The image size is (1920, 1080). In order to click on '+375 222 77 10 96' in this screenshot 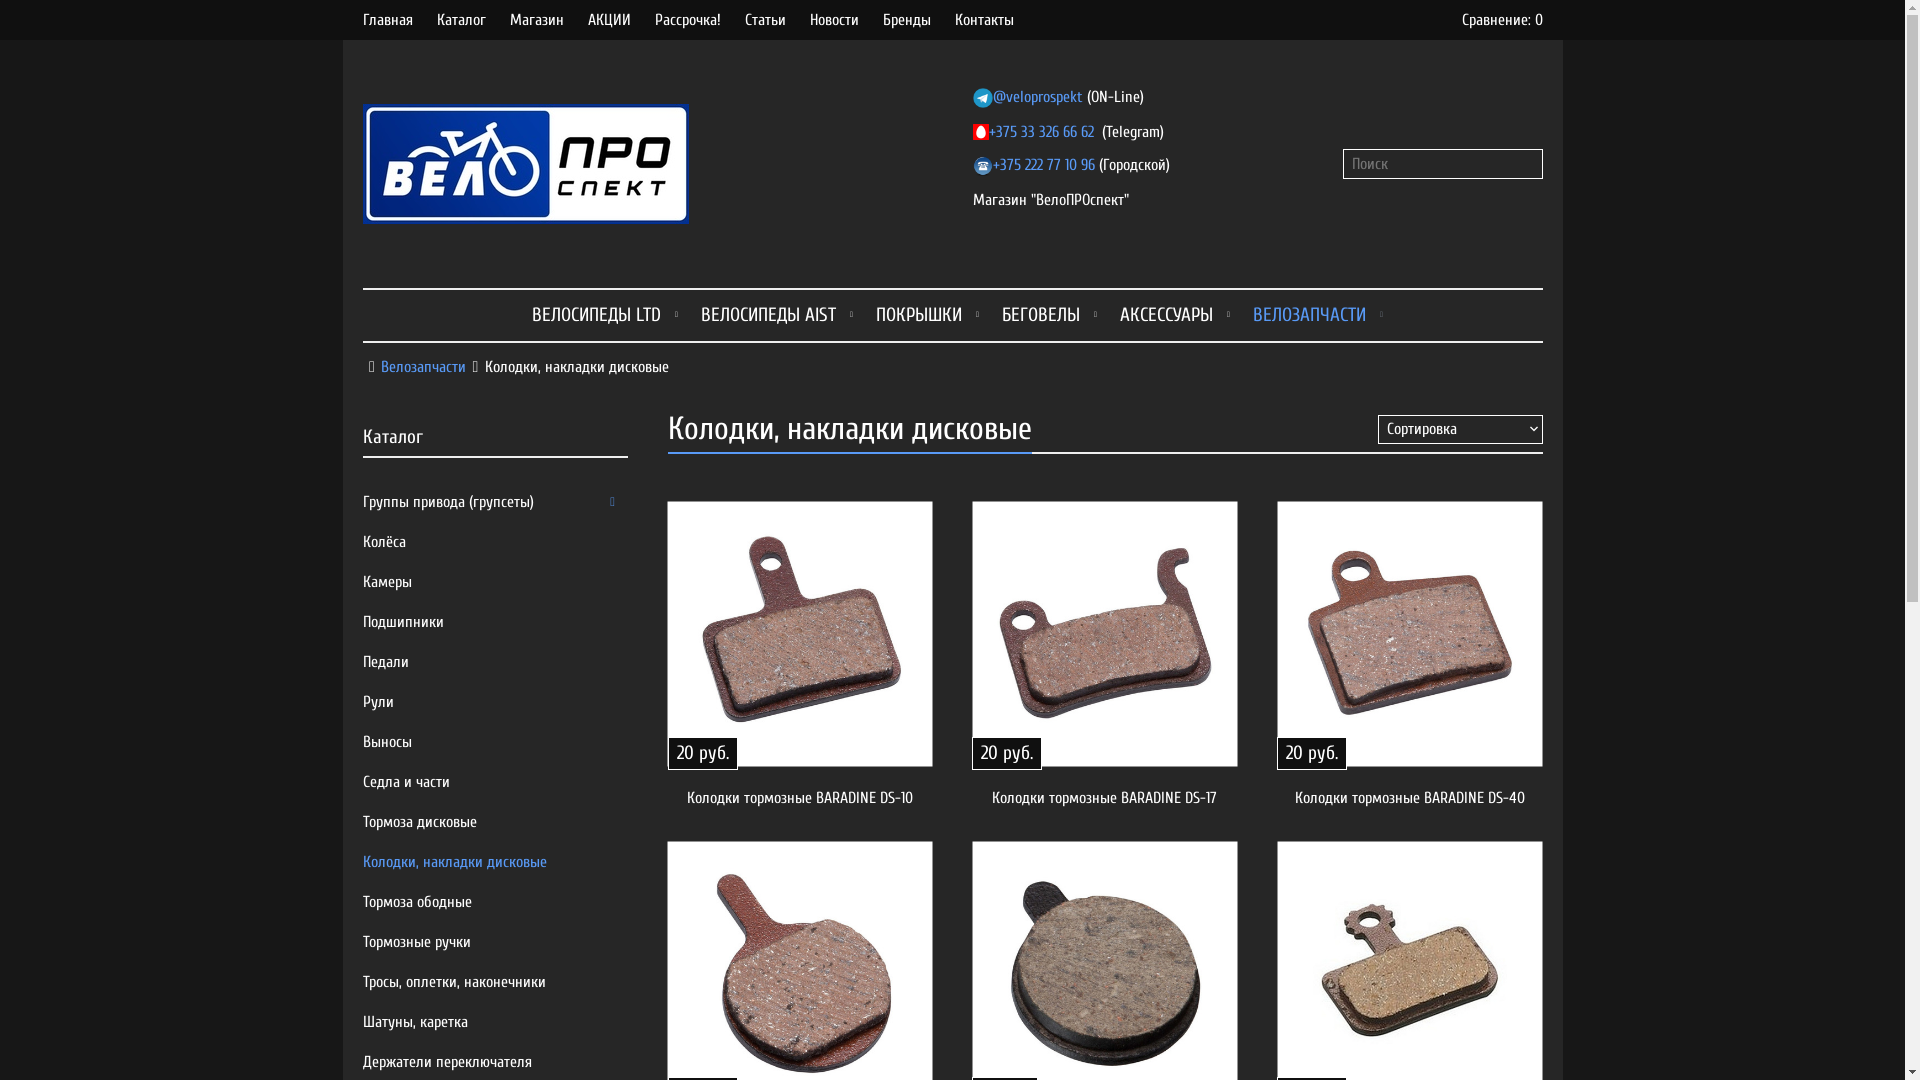, I will do `click(992, 164)`.